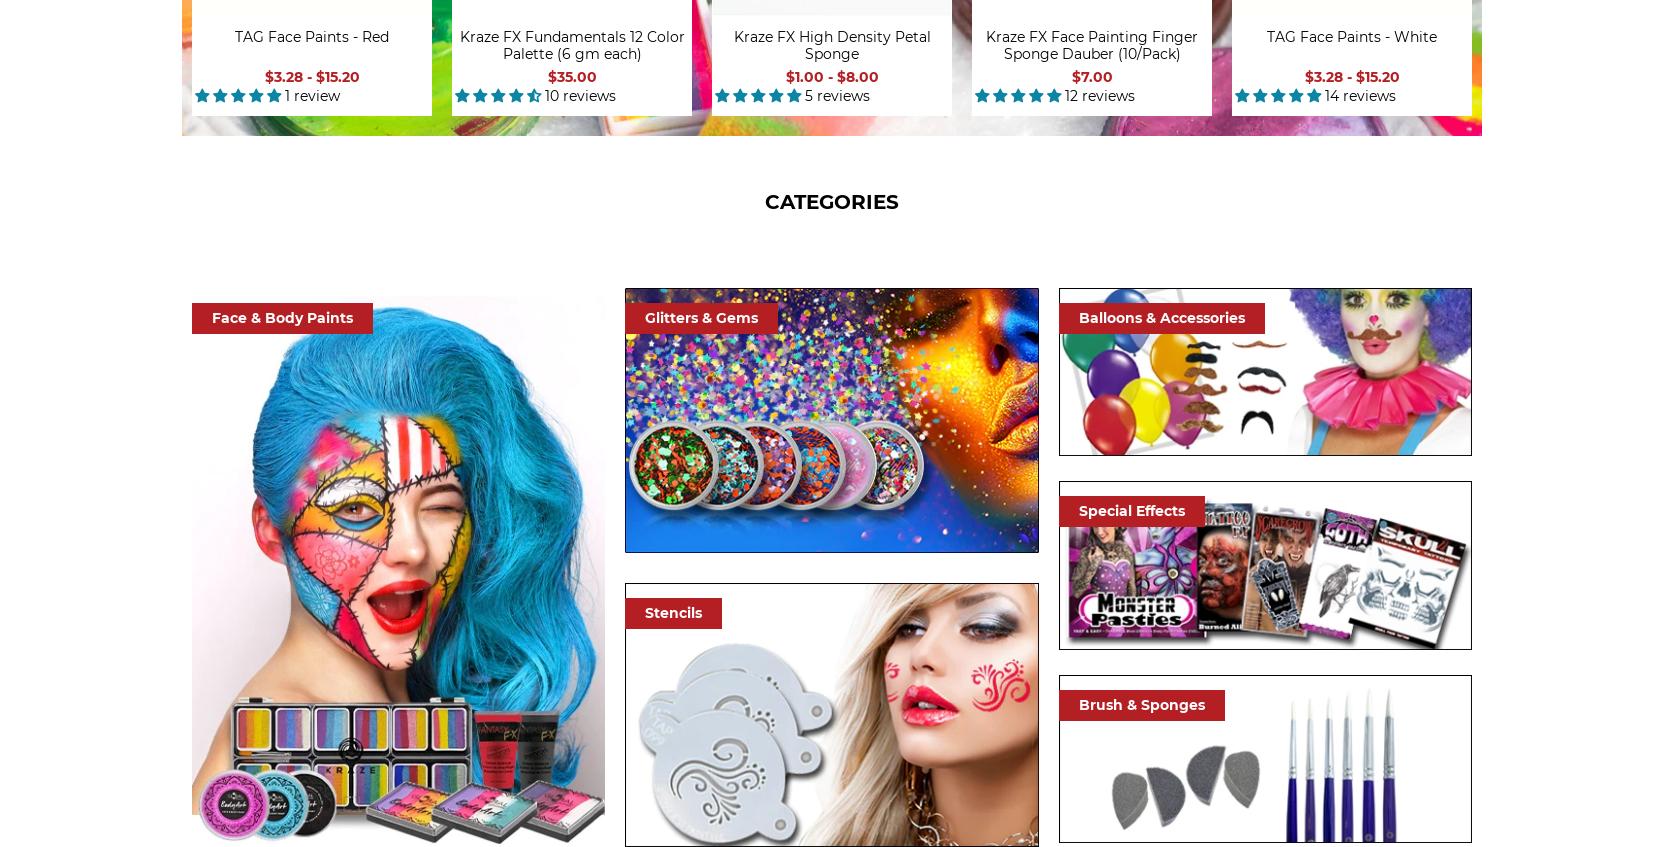 The height and width of the screenshot is (847, 1664). Describe the element at coordinates (570, 75) in the screenshot. I see `'$35.00'` at that location.